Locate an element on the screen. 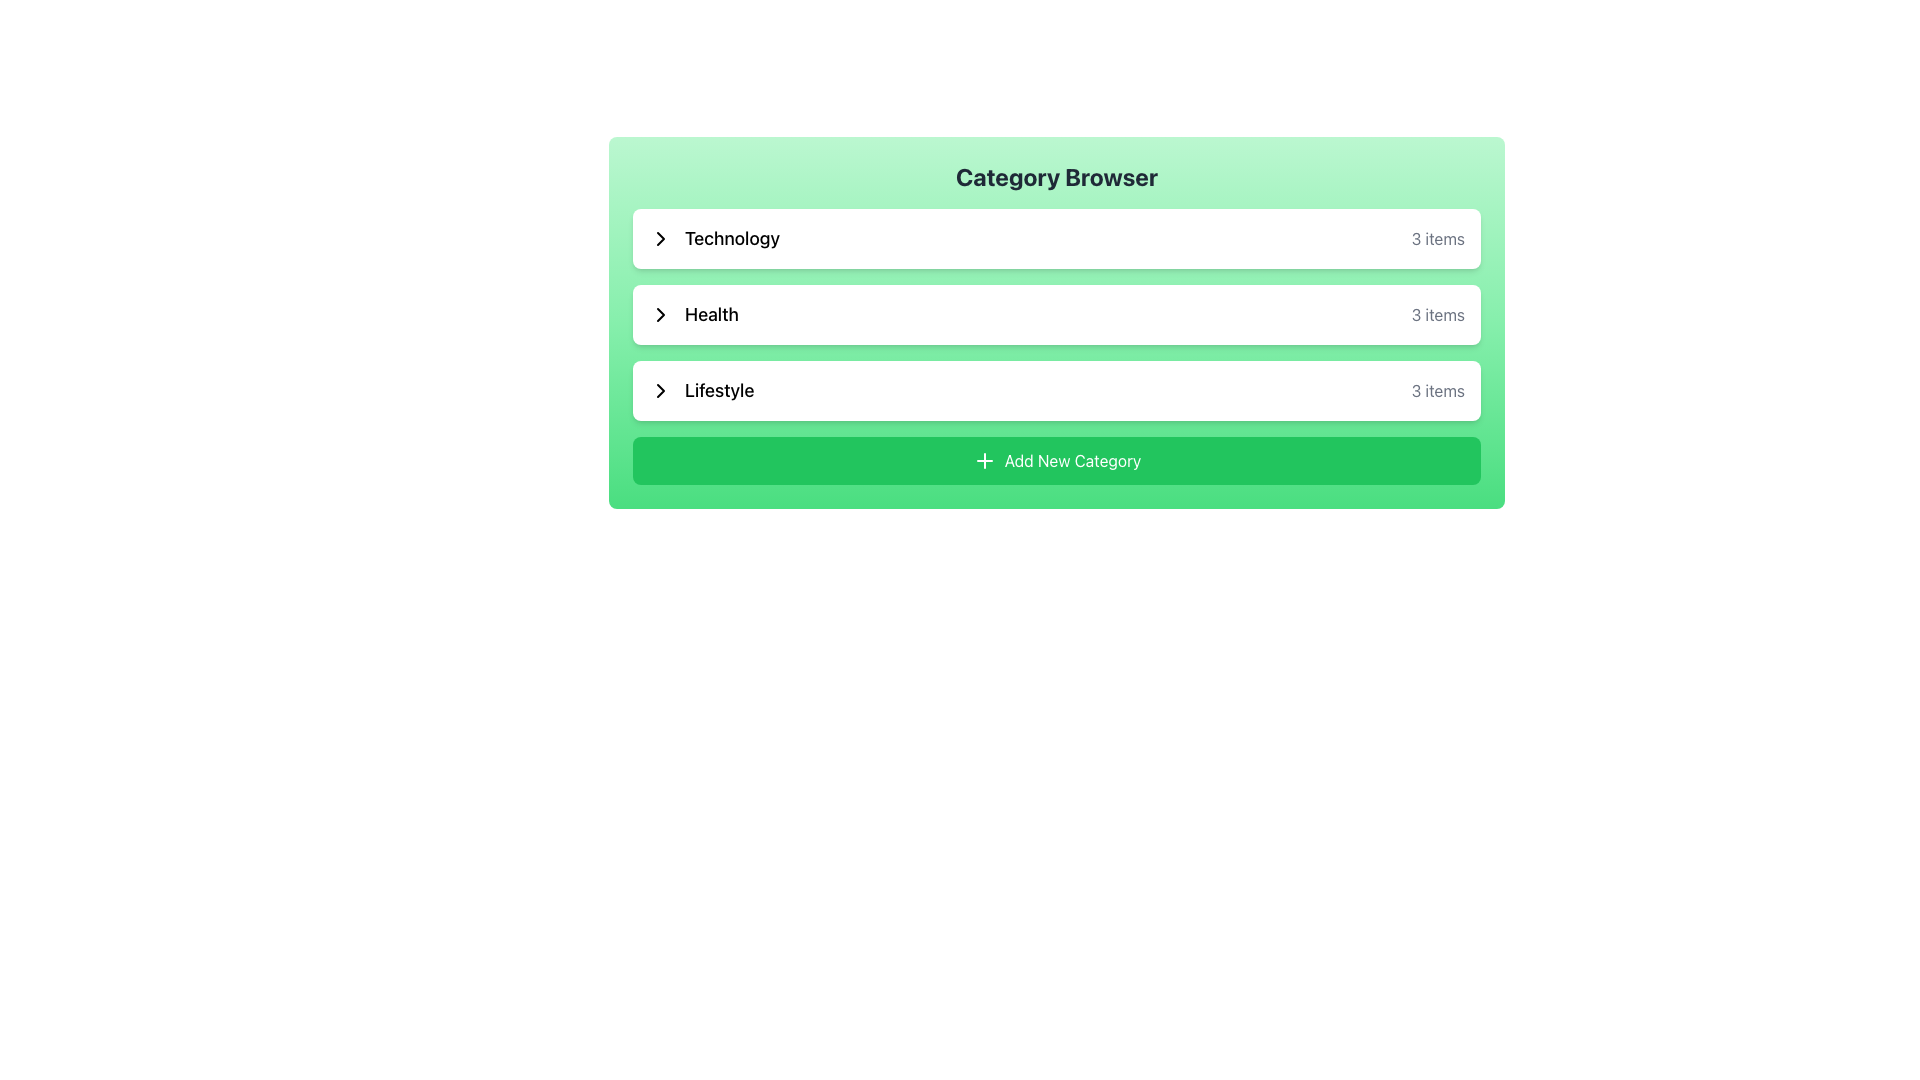  the 'Lifestyle' category button or information card, which is the third card in the vertical list under 'Category Browser' is located at coordinates (1055, 390).